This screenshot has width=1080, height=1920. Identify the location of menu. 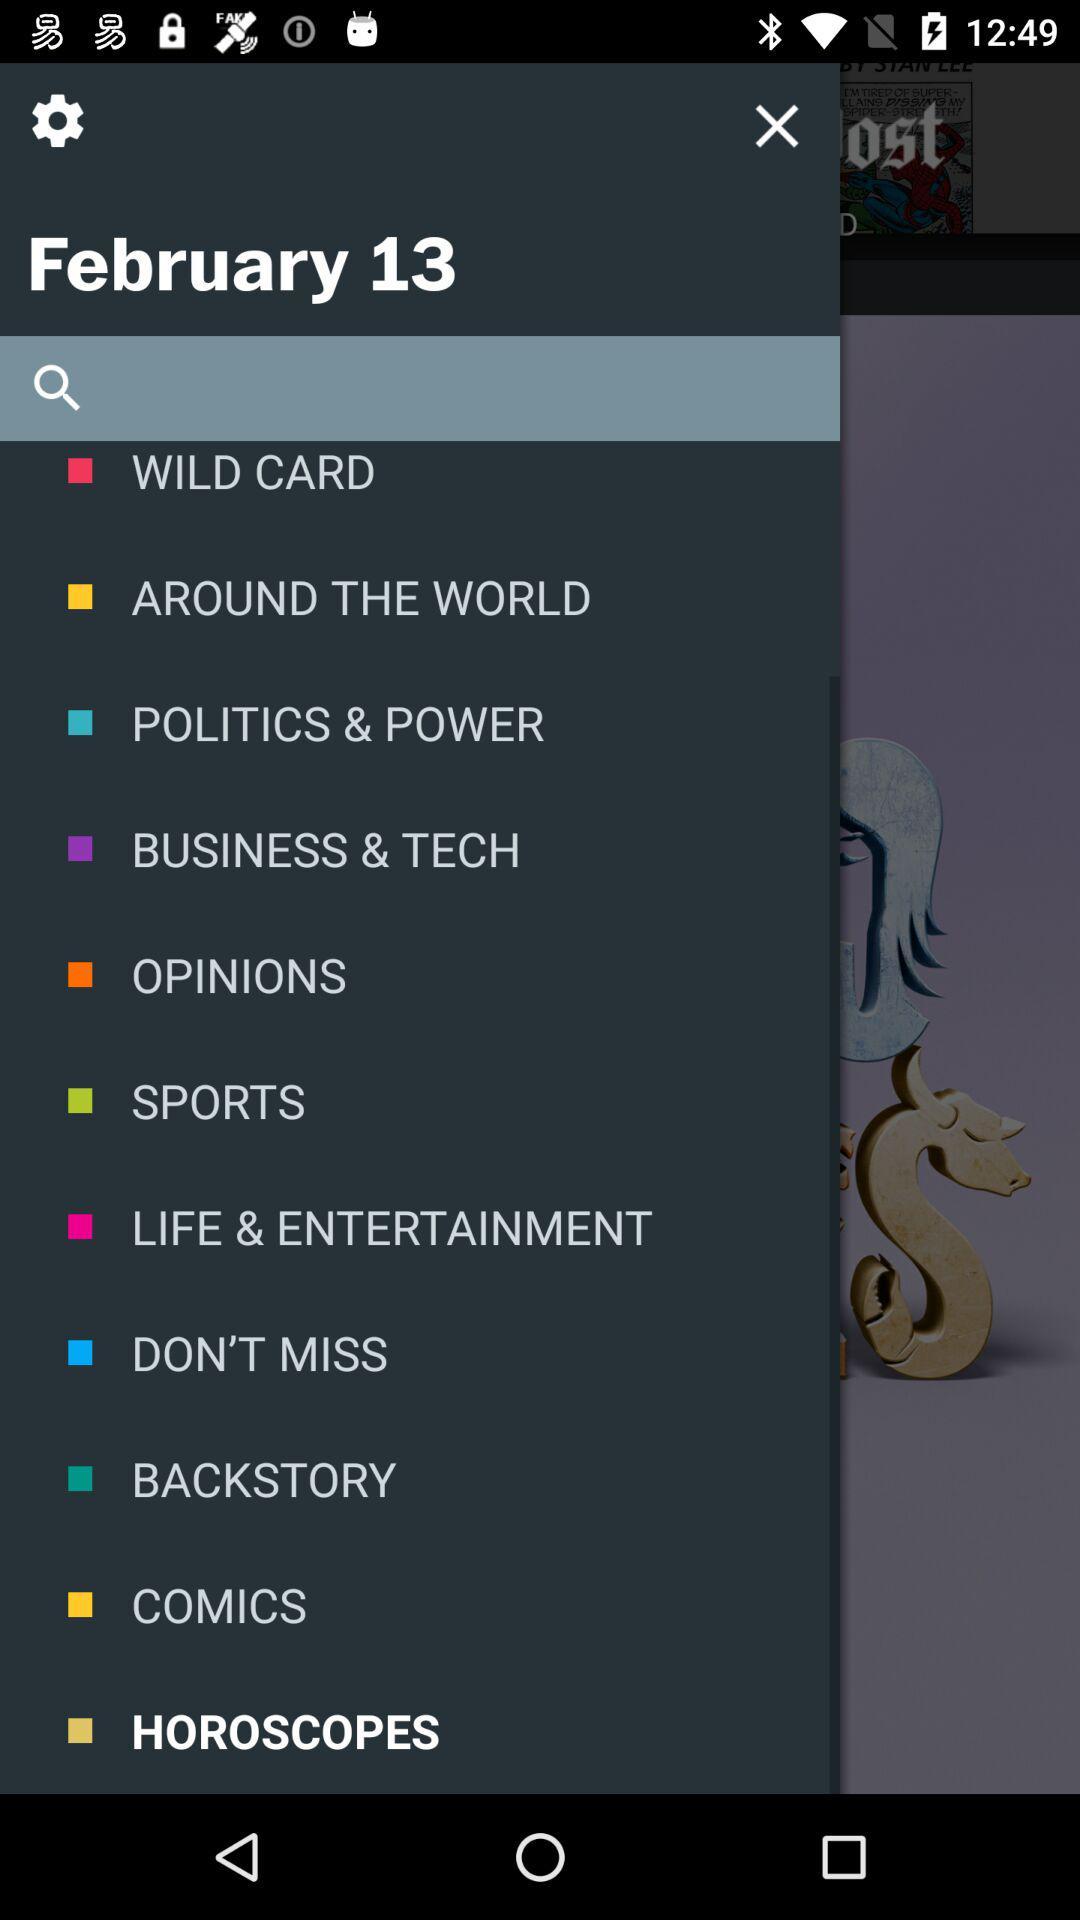
(775, 124).